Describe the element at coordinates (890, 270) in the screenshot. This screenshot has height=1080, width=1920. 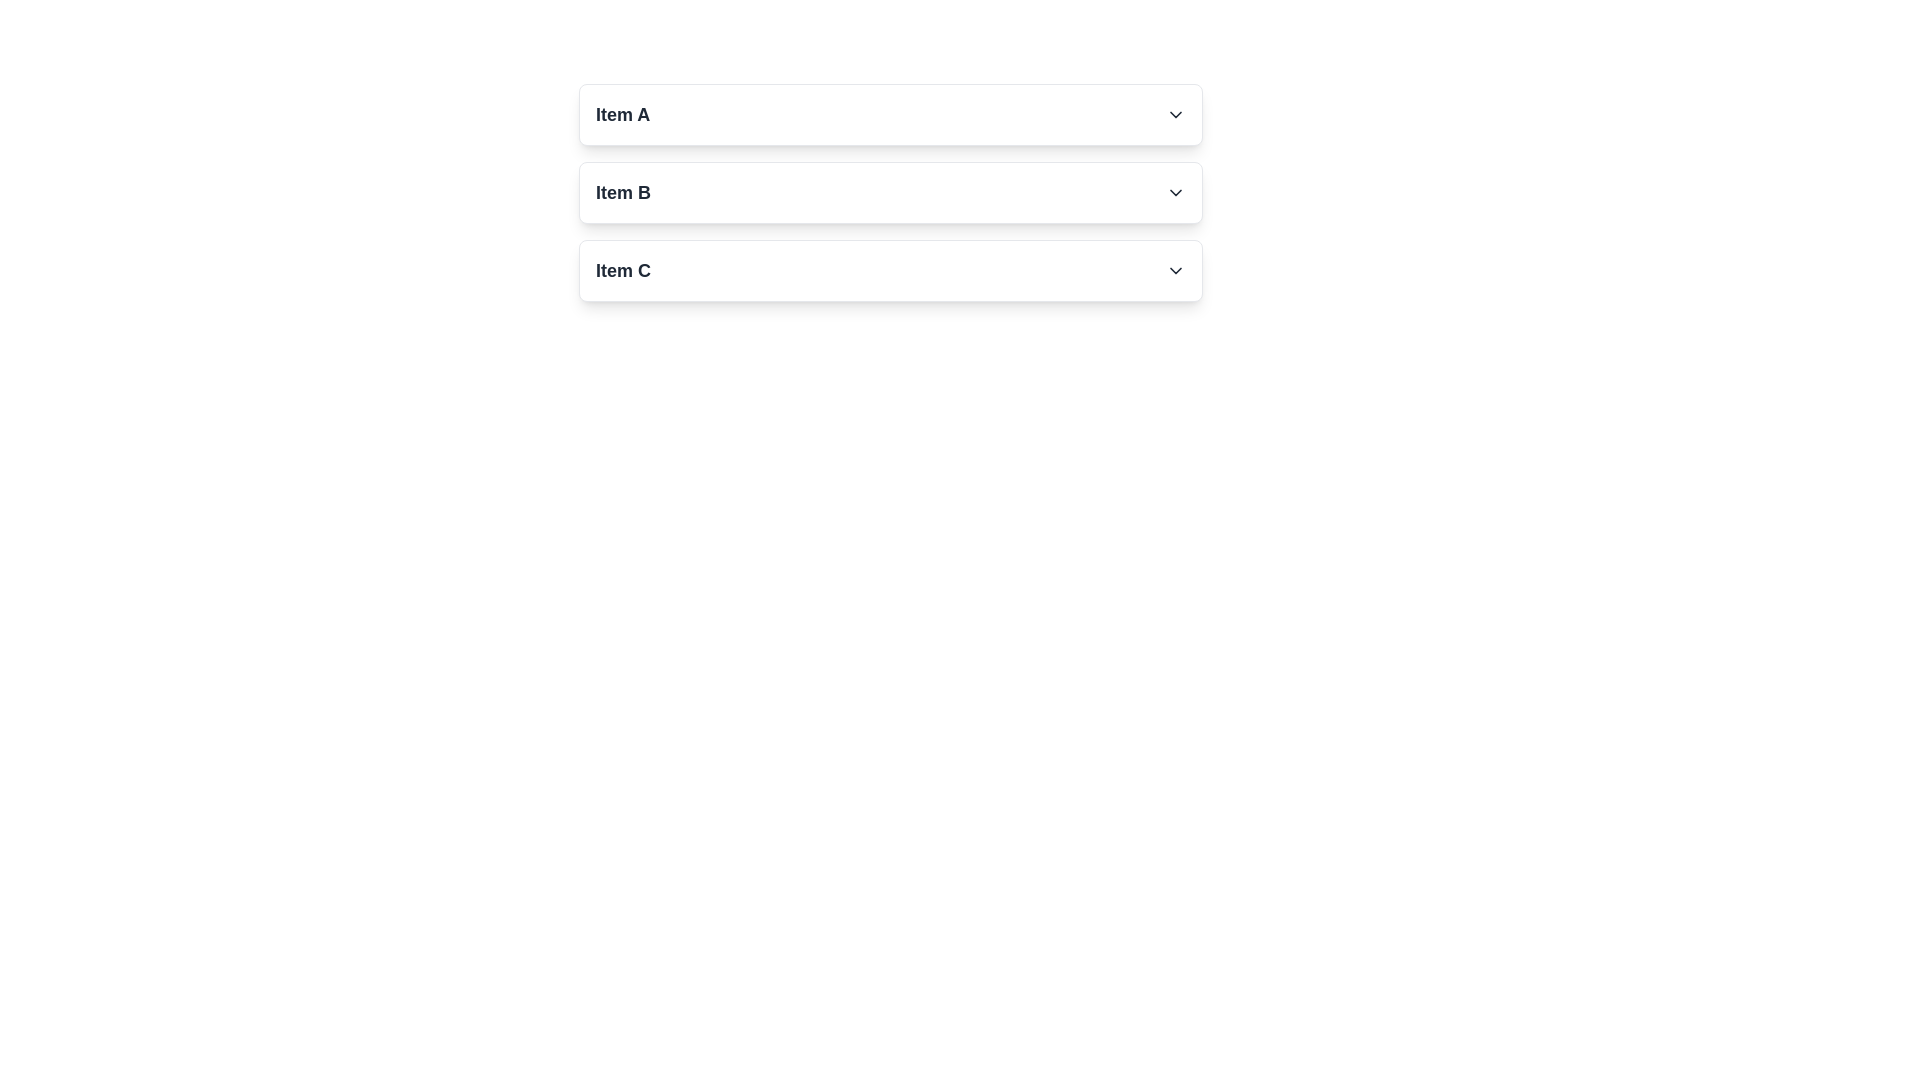
I see `the dropdown menu trigger labeled 'Item C'` at that location.